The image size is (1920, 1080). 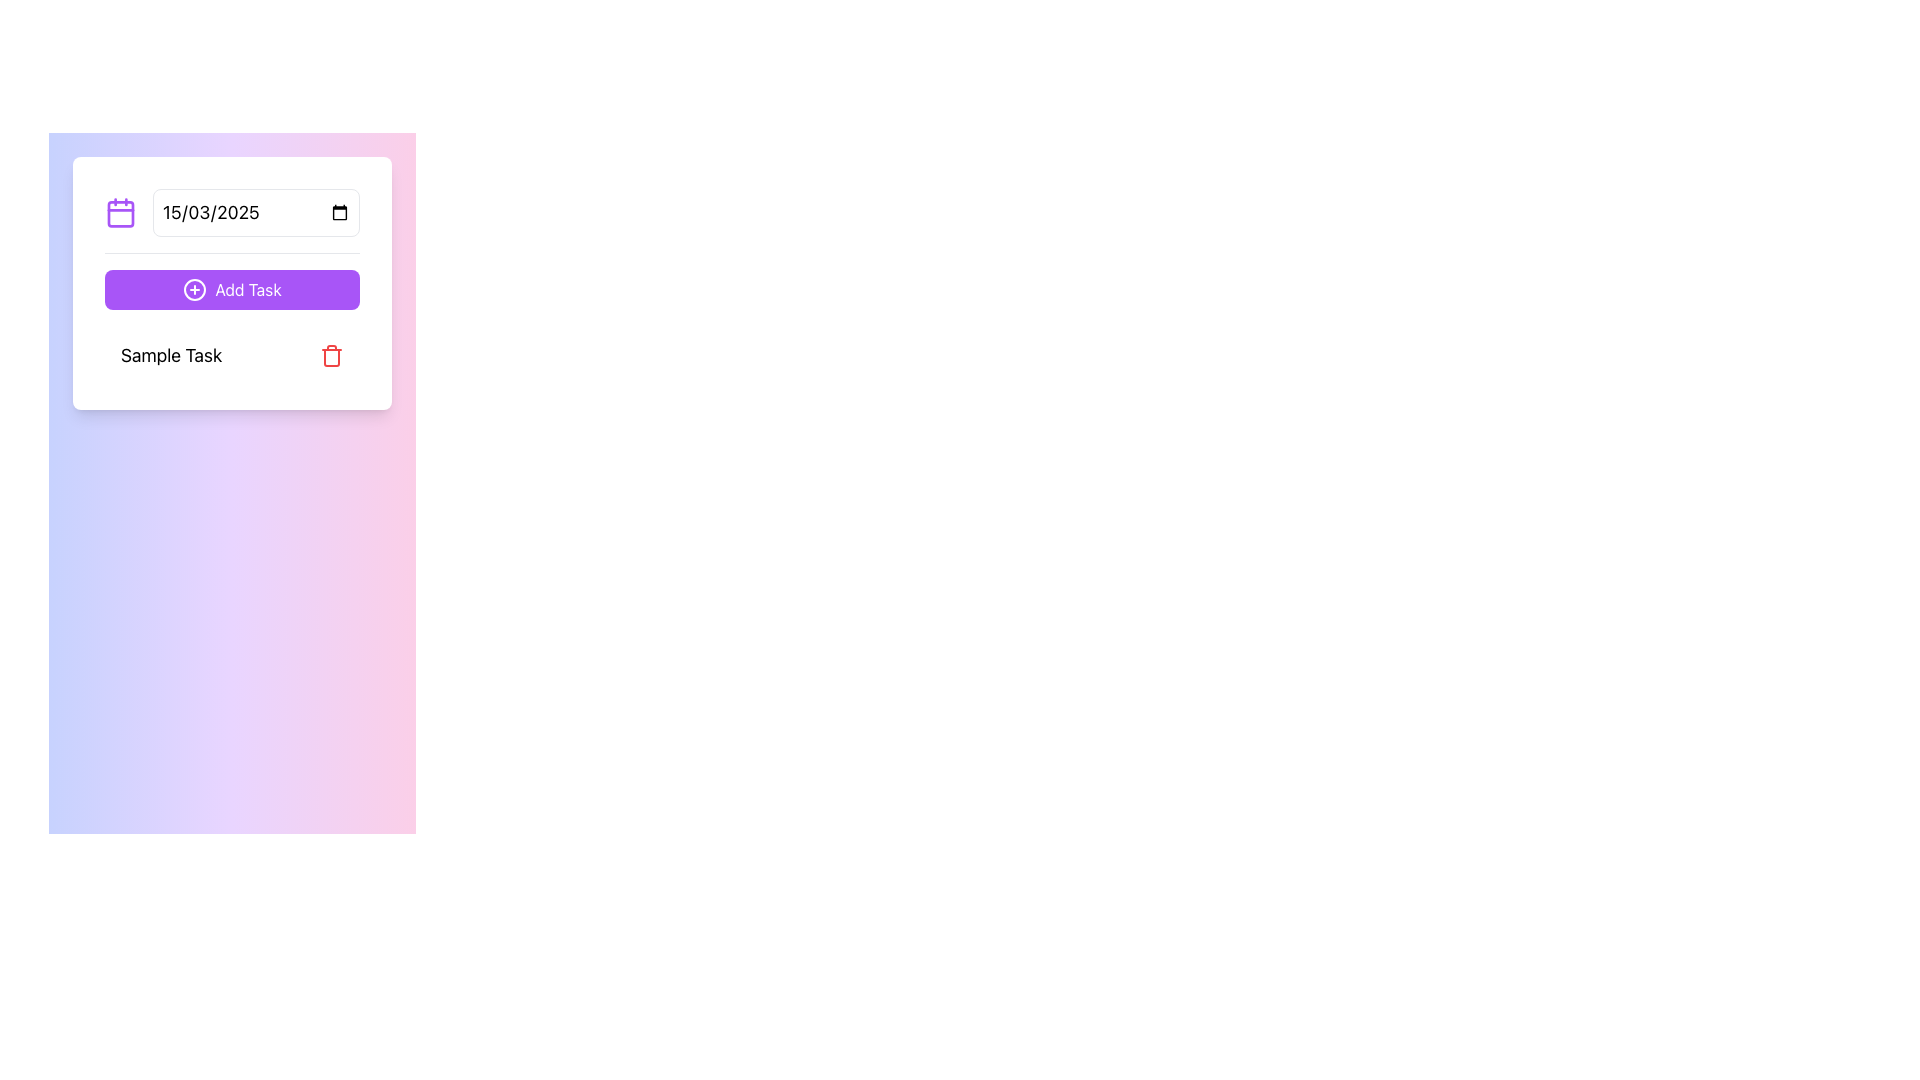 What do you see at coordinates (119, 212) in the screenshot?
I see `the calendar icon with a purple outline located at the leftmost part of the horizontal group containing date input fields` at bounding box center [119, 212].